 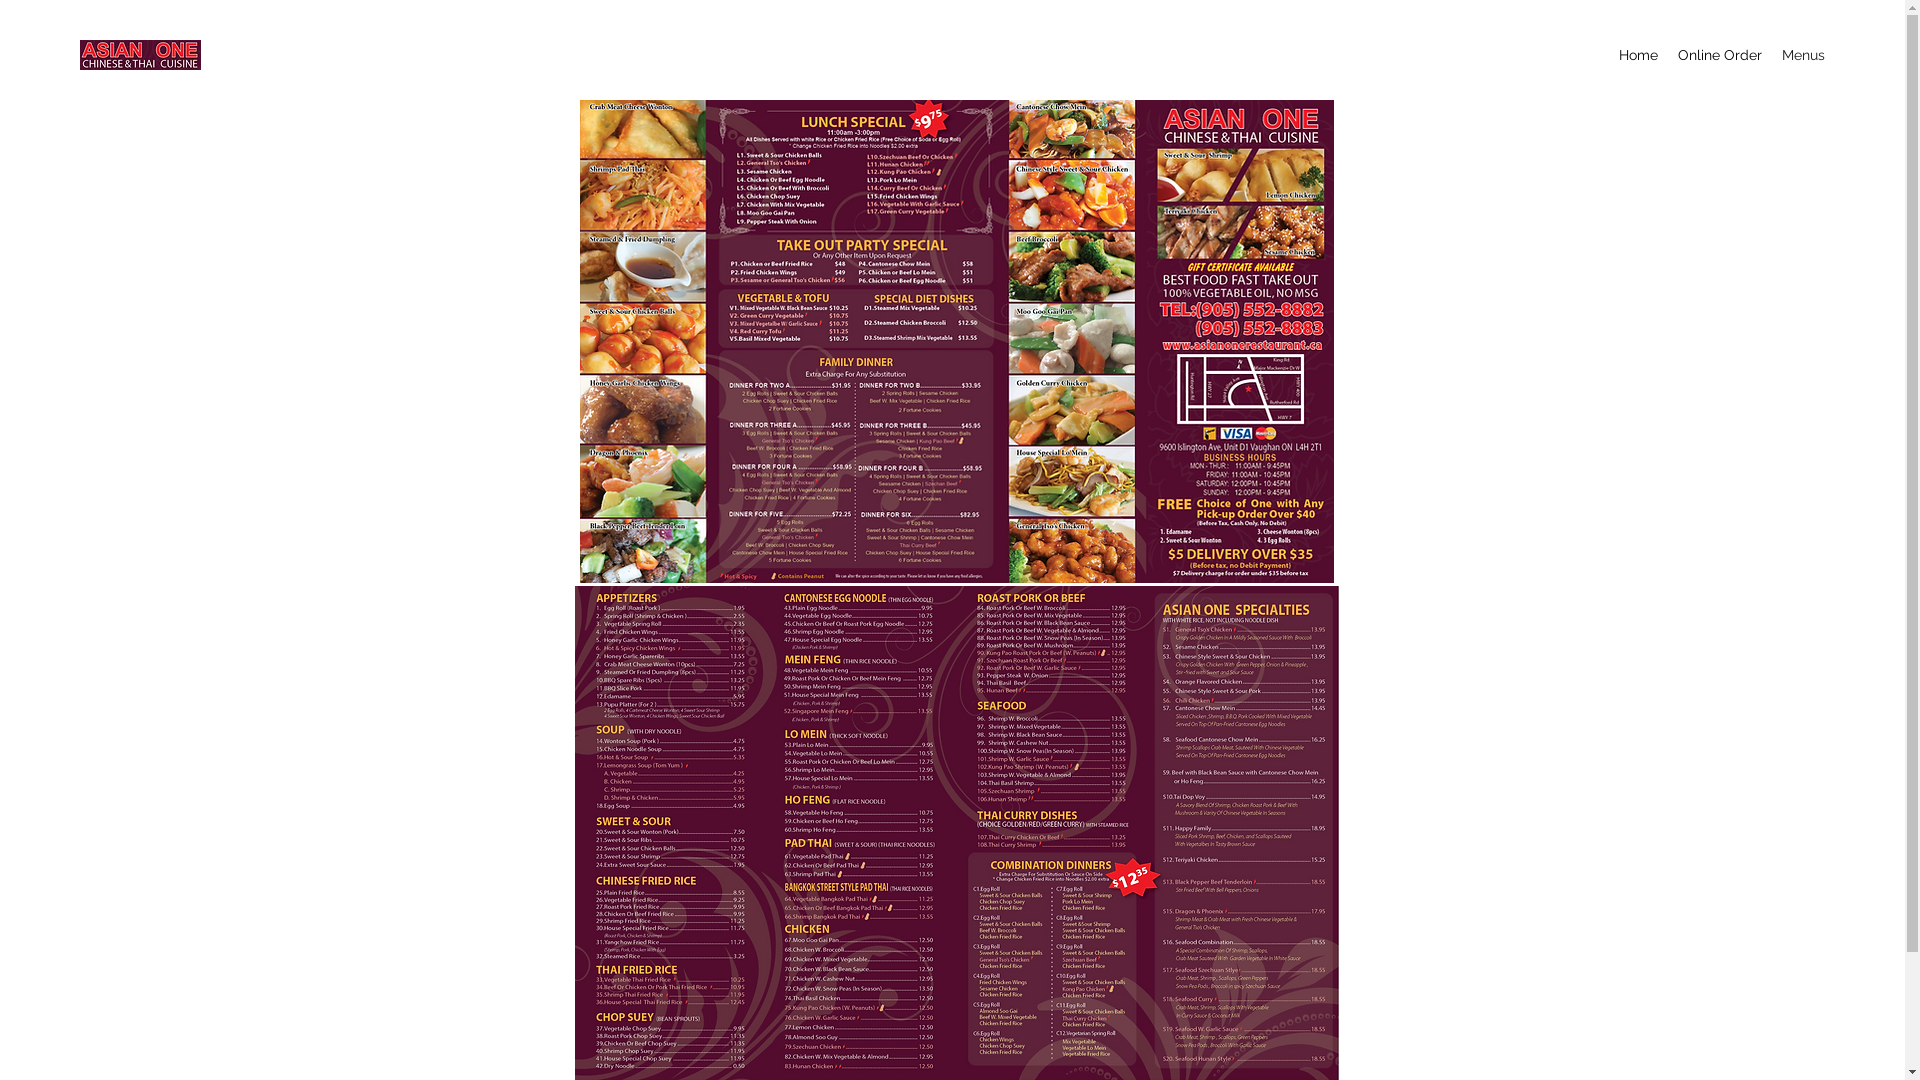 I want to click on 'Menus', so click(x=1803, y=53).